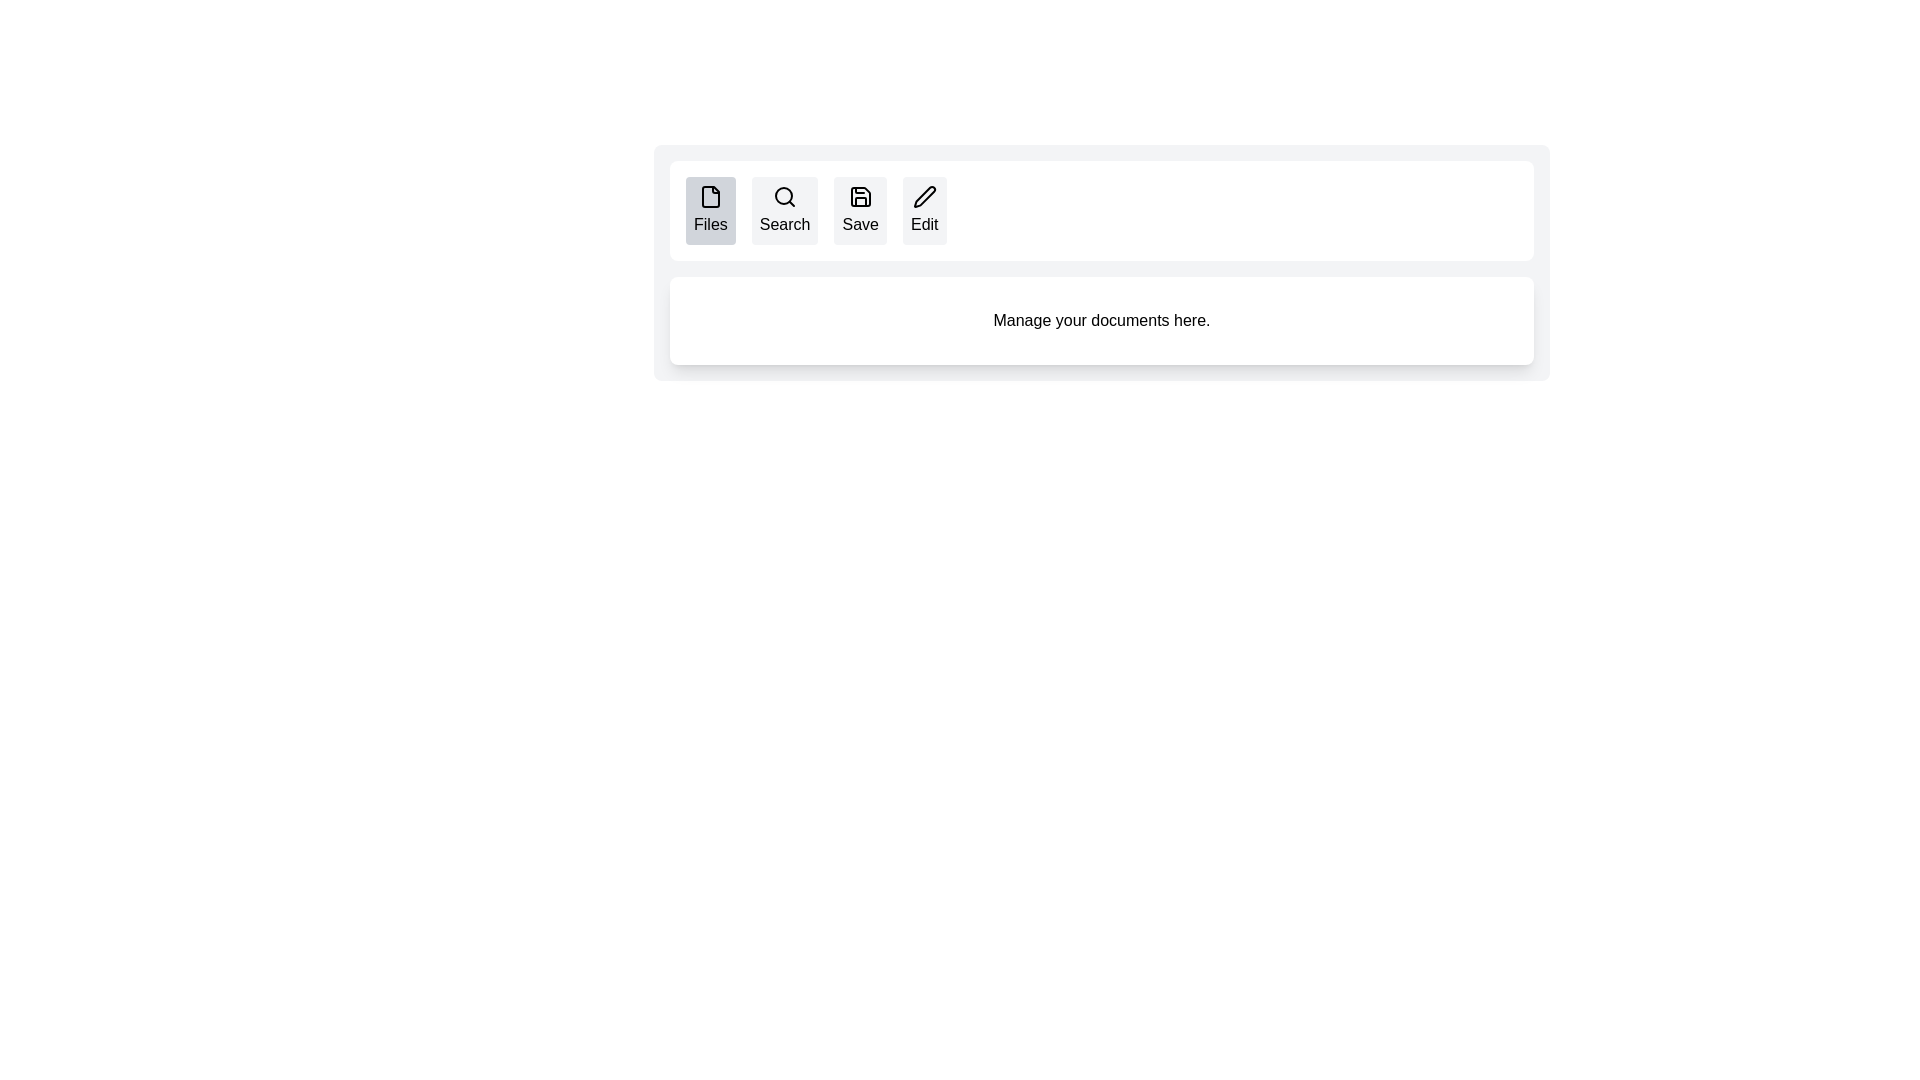 This screenshot has height=1080, width=1920. I want to click on the tab labeled Search, so click(784, 211).